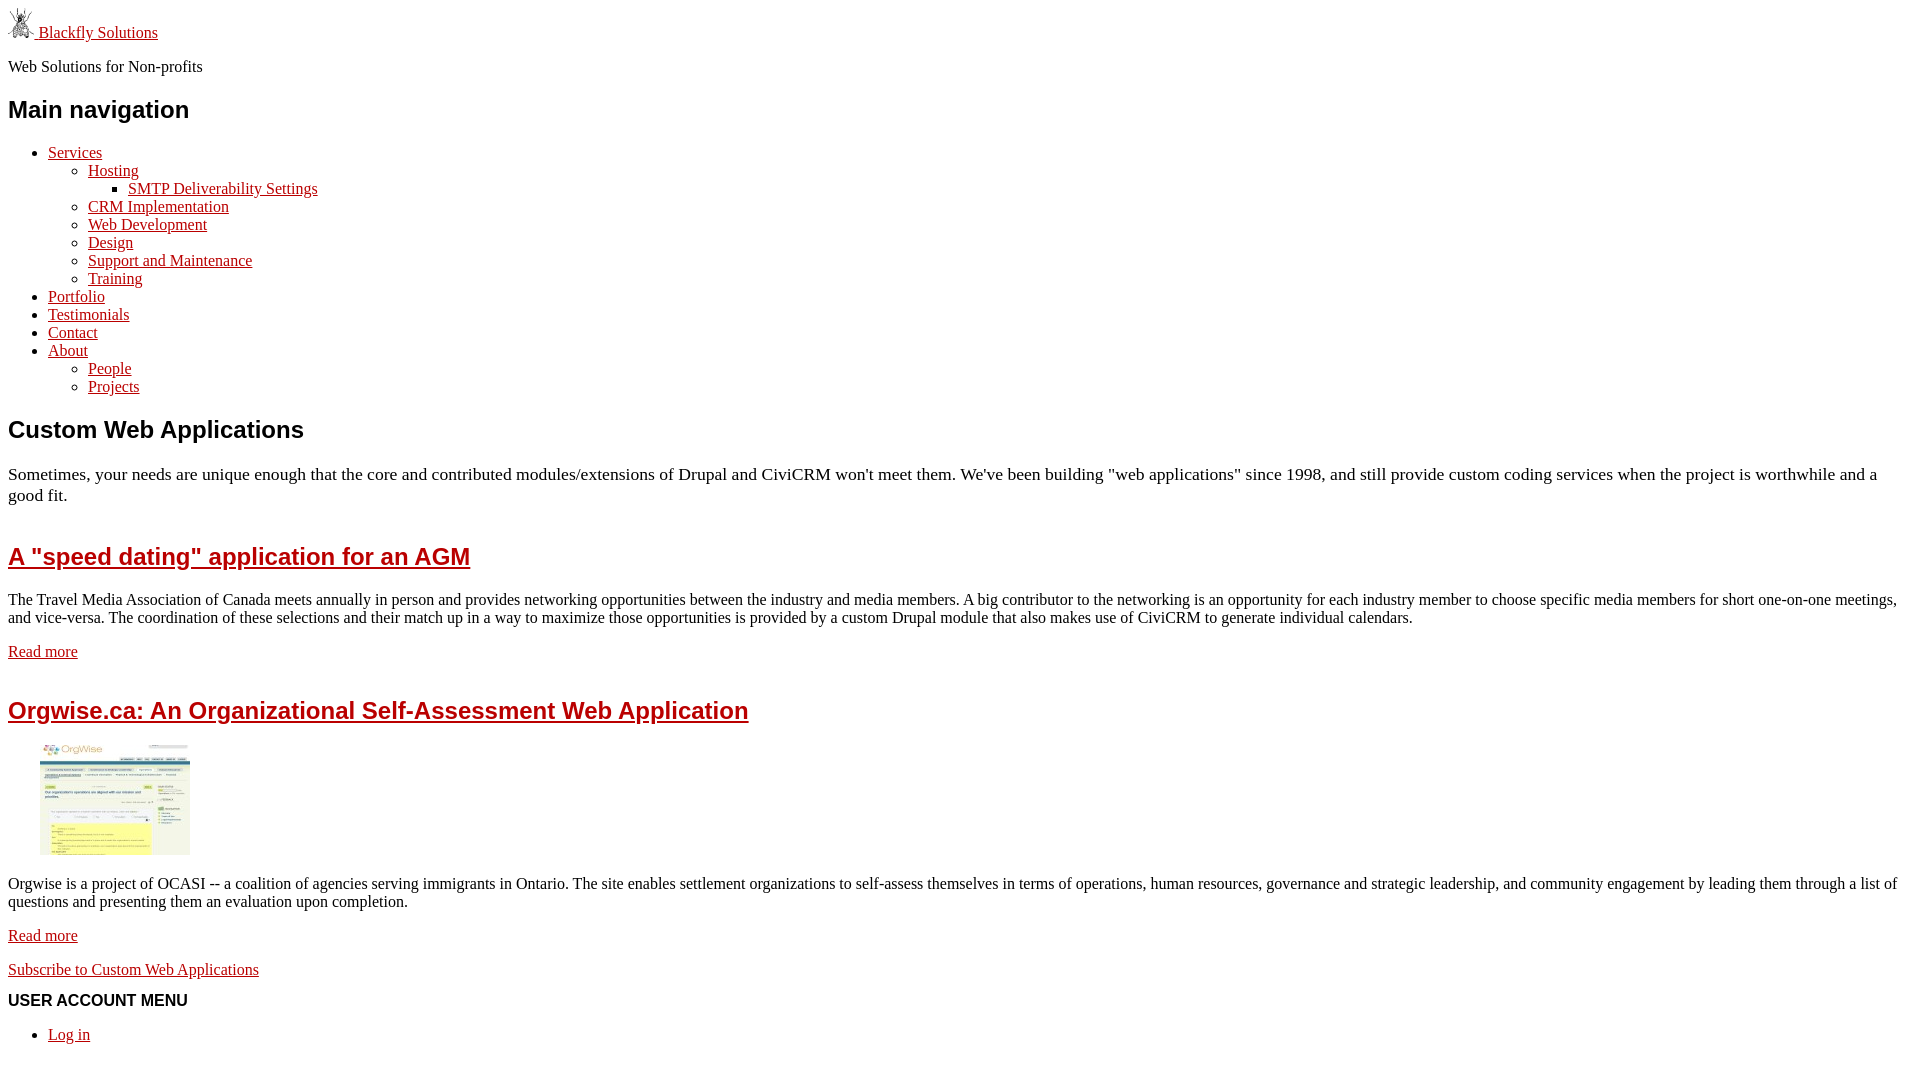 The width and height of the screenshot is (1920, 1080). What do you see at coordinates (67, 349) in the screenshot?
I see `'About'` at bounding box center [67, 349].